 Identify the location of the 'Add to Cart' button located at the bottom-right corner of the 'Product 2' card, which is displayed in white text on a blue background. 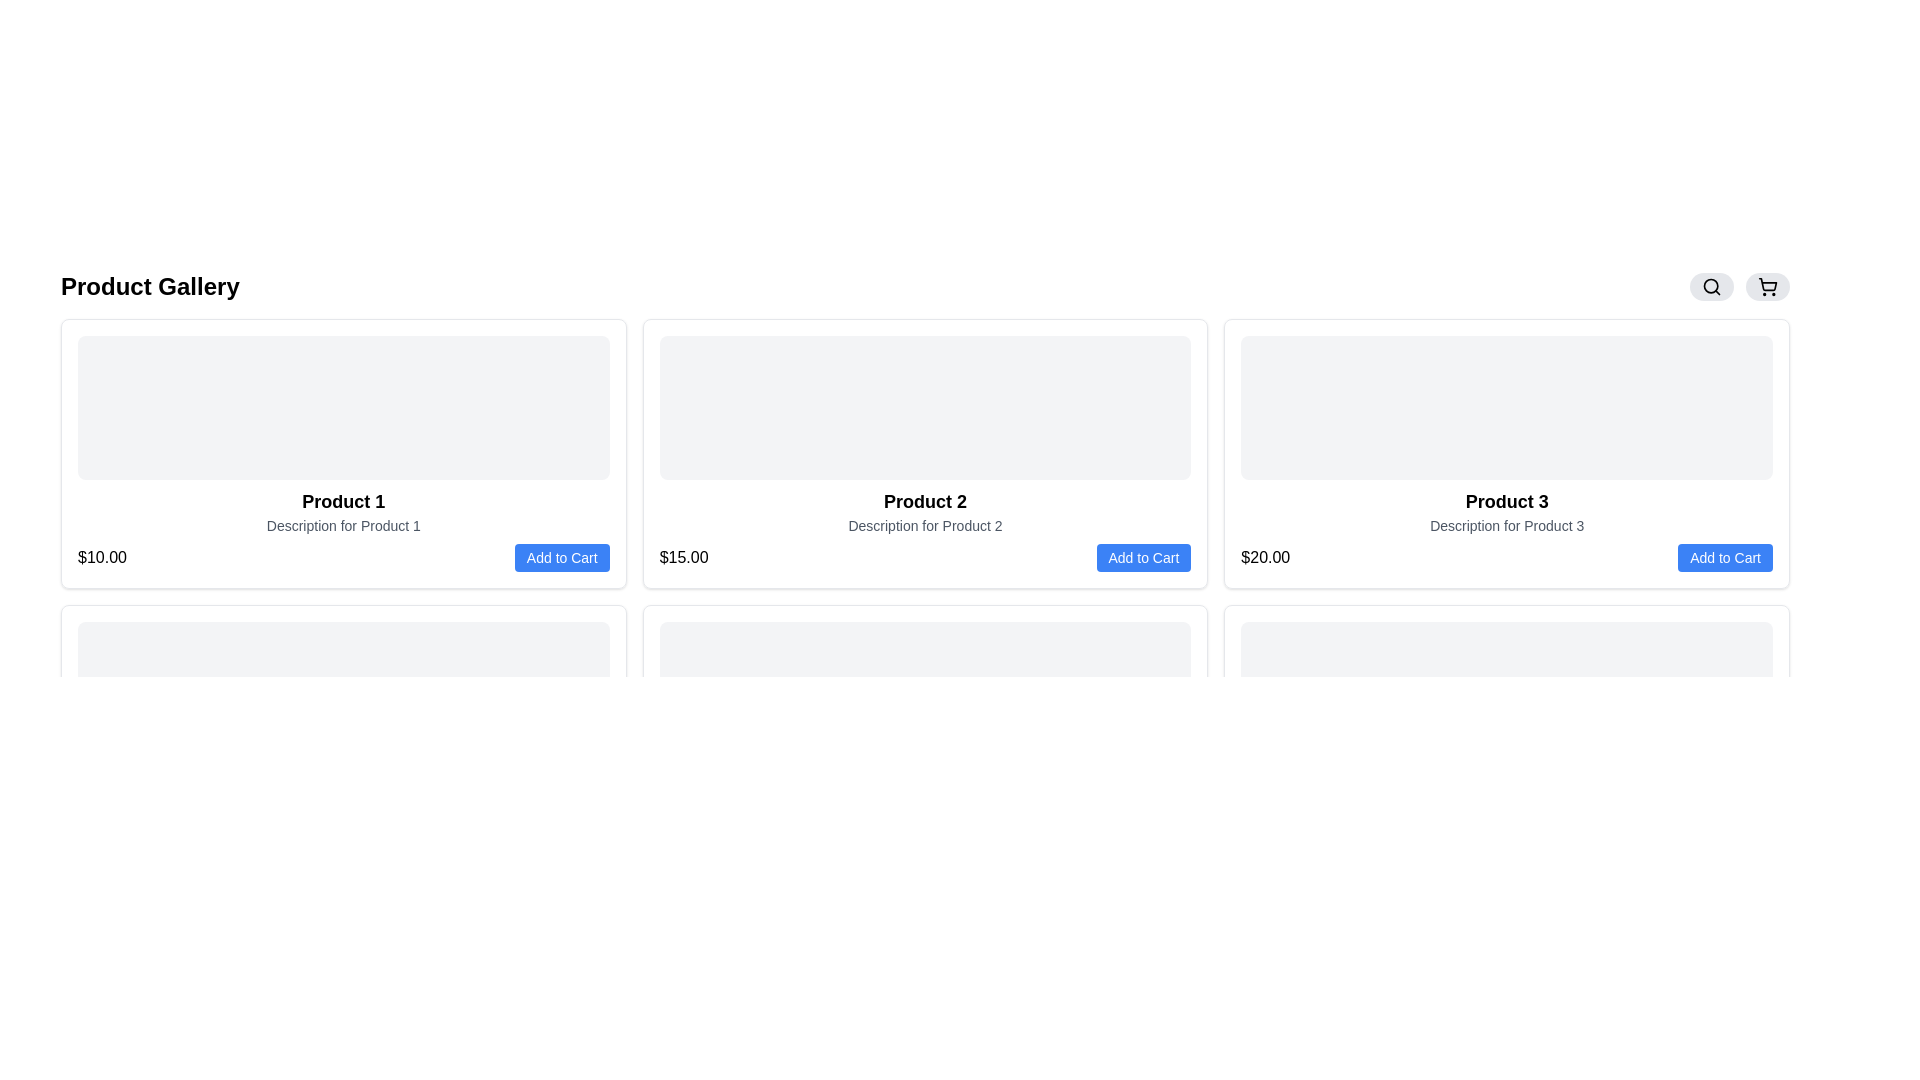
(1143, 558).